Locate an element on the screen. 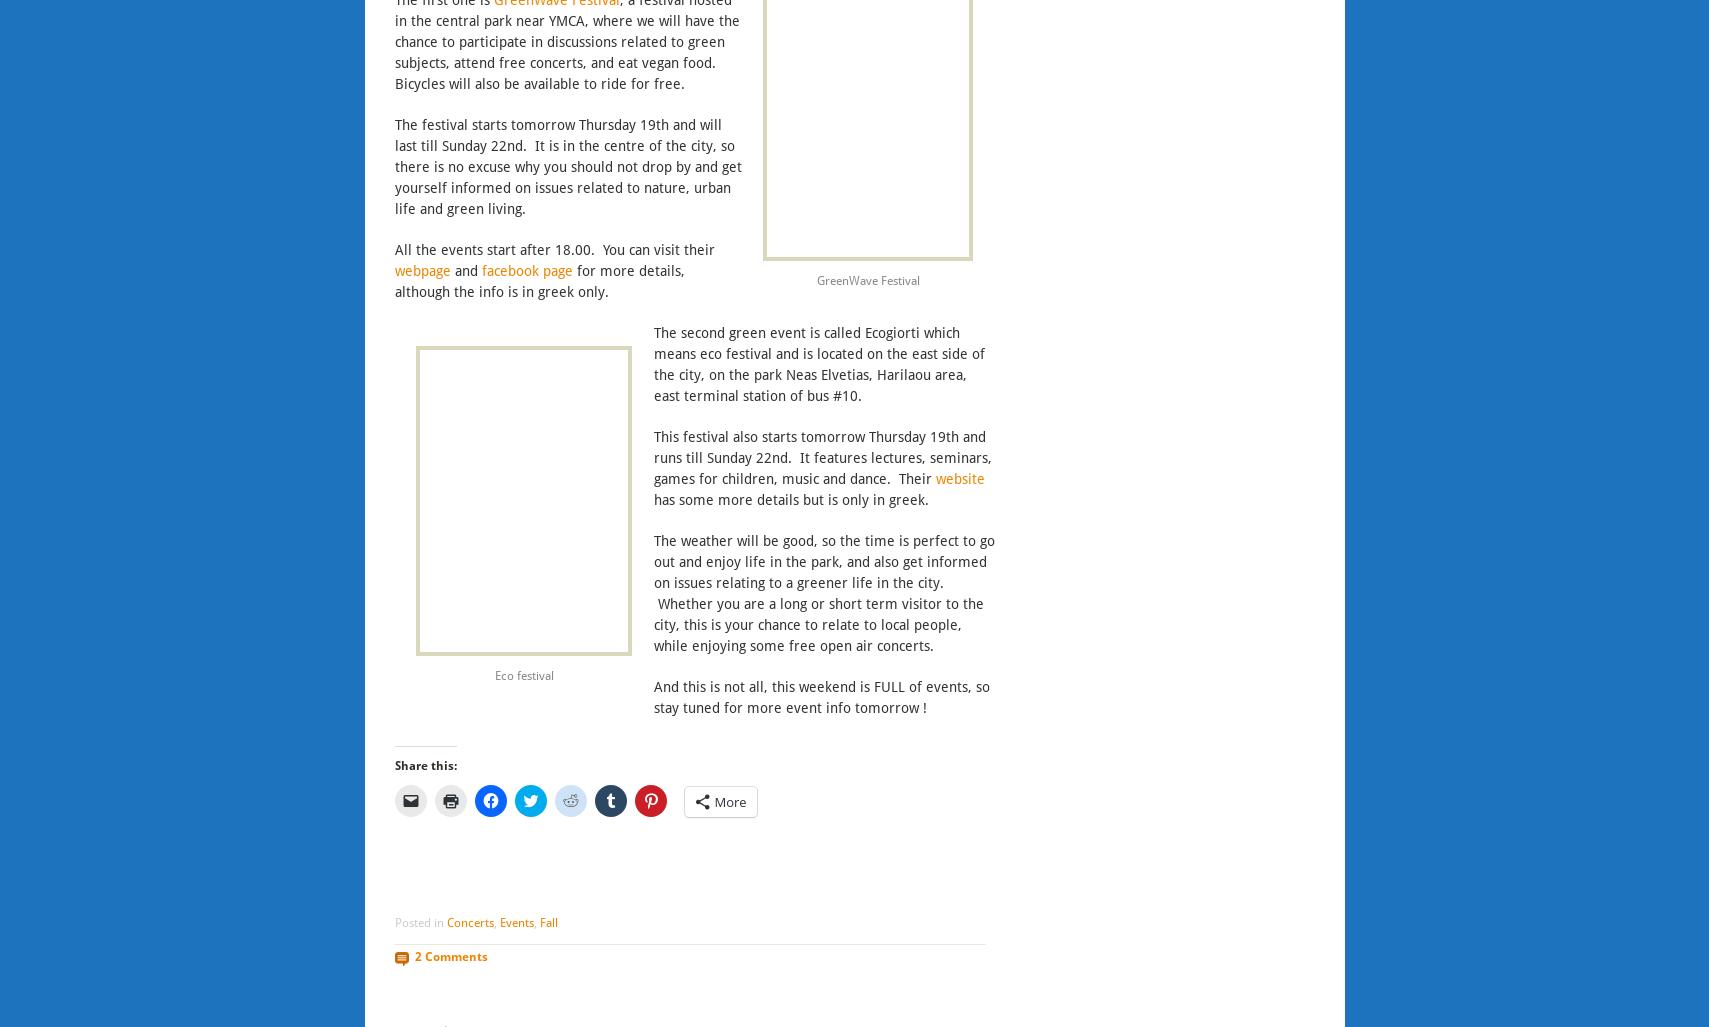  'Share this:' is located at coordinates (424, 764).